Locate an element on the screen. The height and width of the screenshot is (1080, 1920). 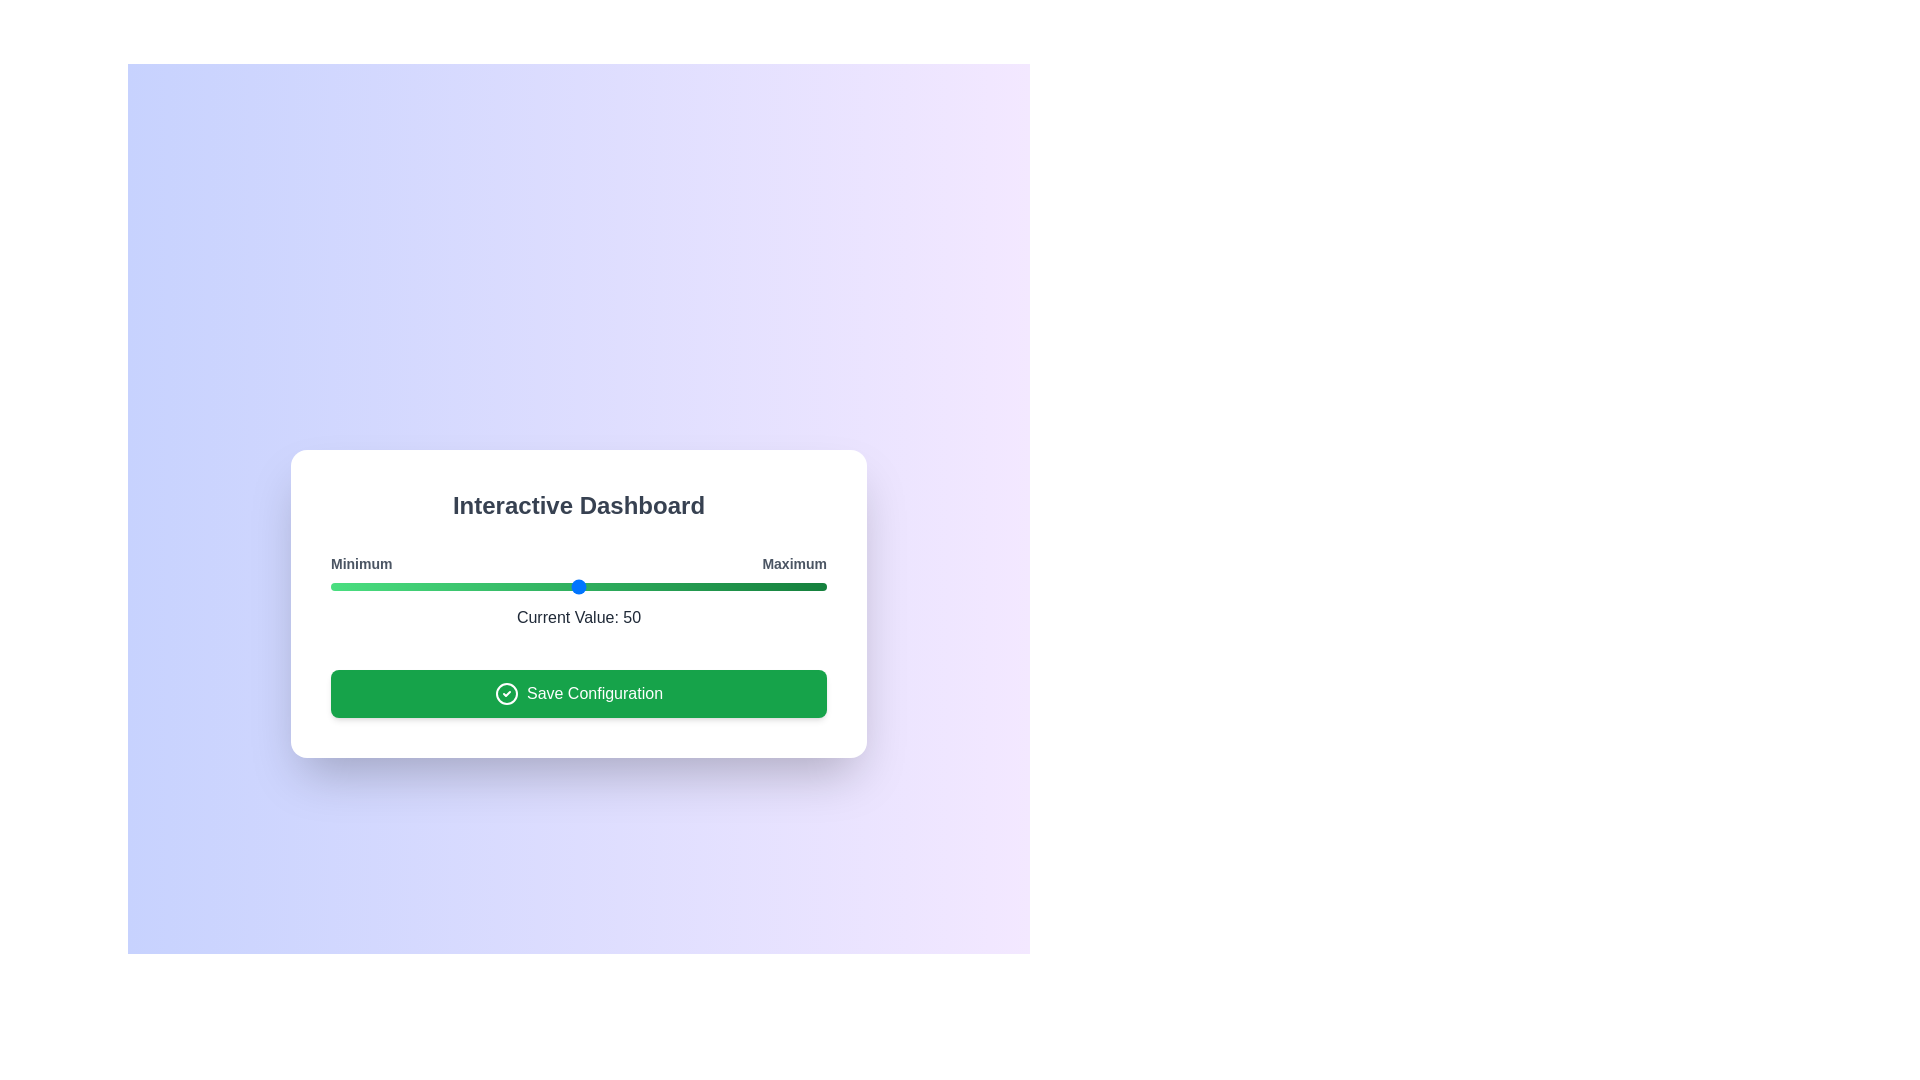
the slider to set its value to 54 is located at coordinates (597, 585).